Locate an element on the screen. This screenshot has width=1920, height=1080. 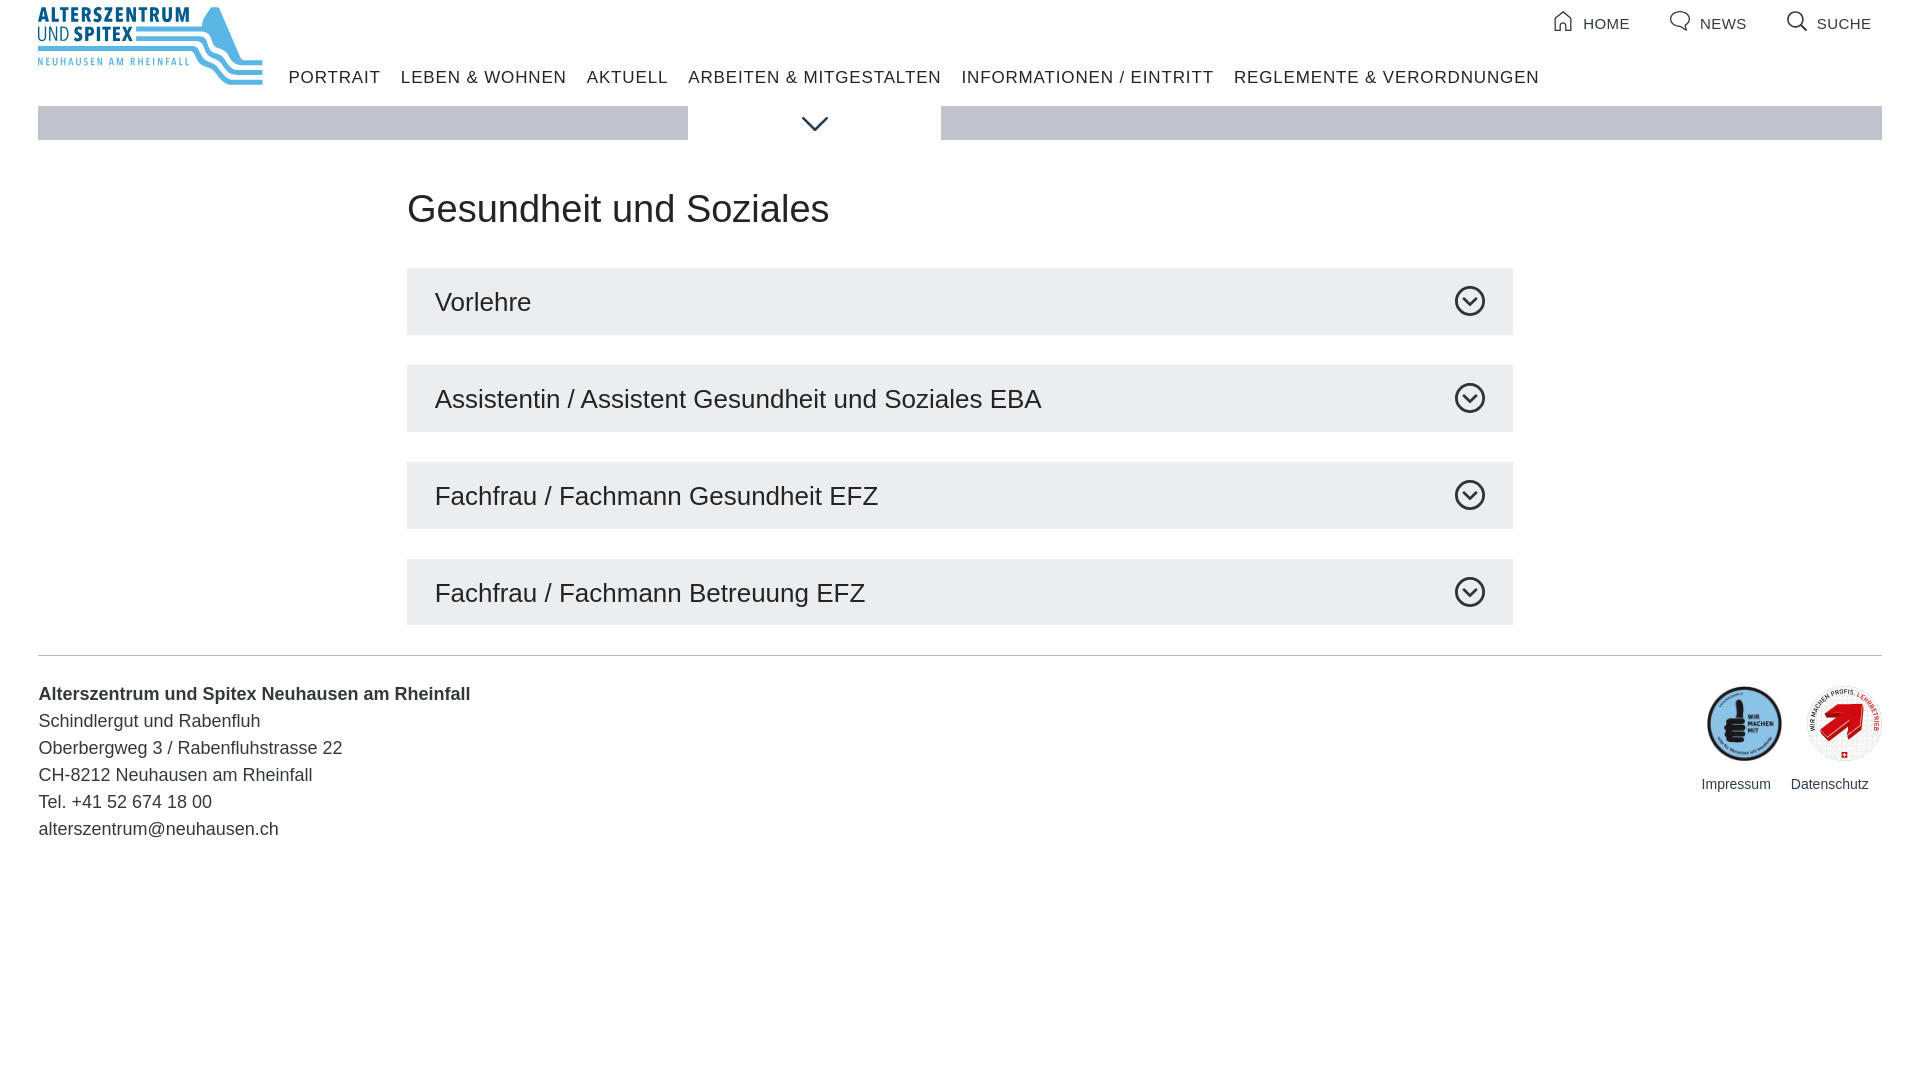
'Datenschutz' is located at coordinates (1829, 782).